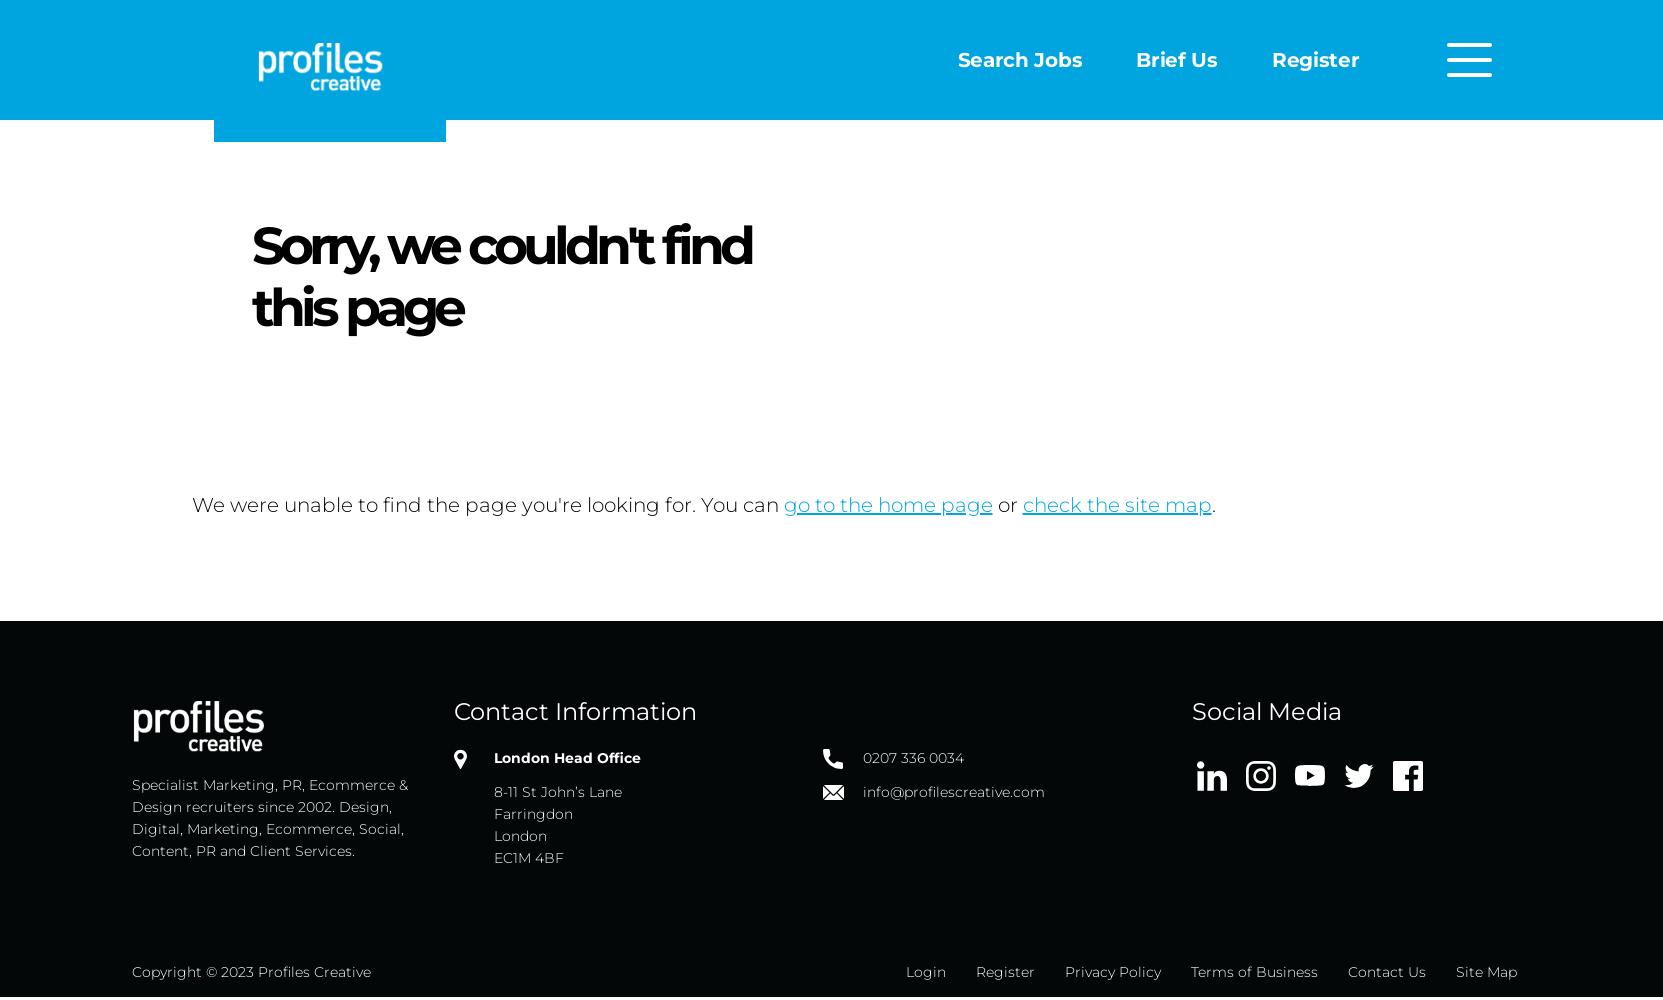  I want to click on 'Site Map', so click(1454, 971).